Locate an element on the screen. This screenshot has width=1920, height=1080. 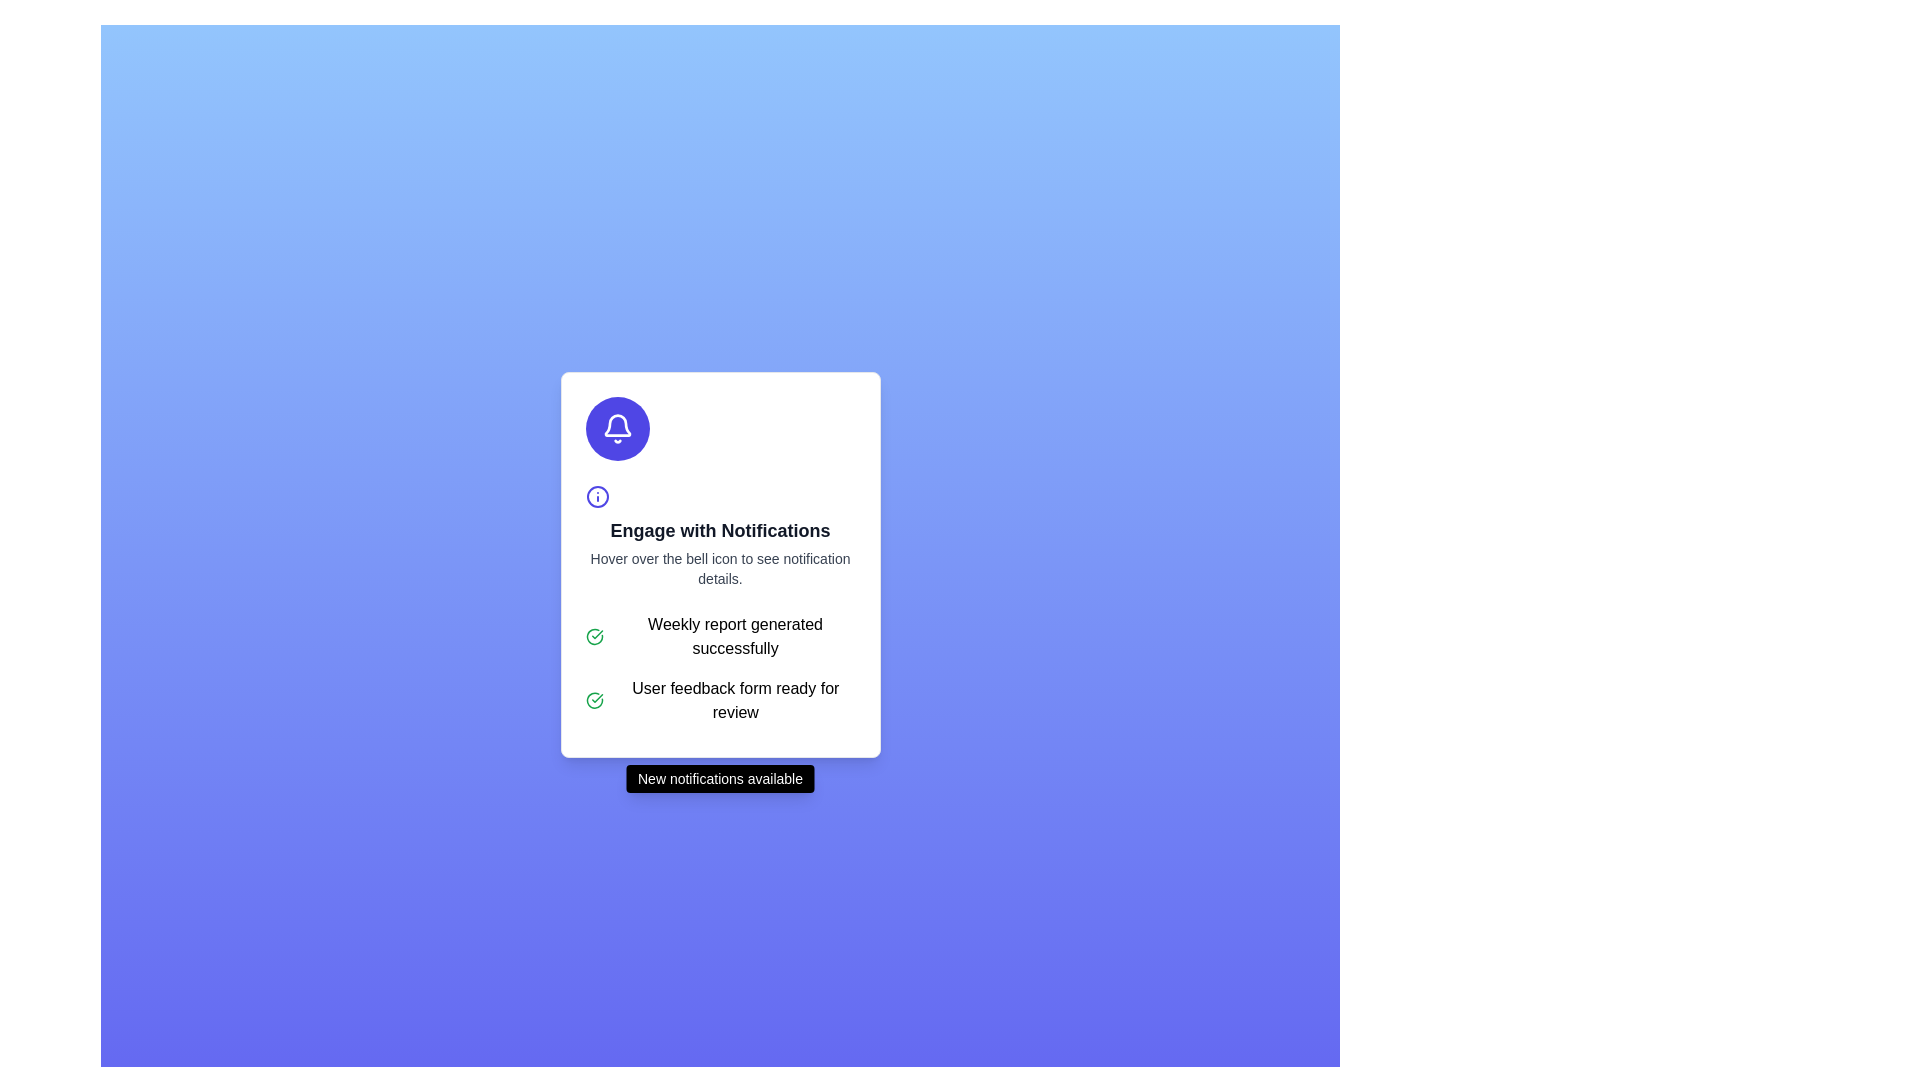
title text of the modal box that summarizes the purpose of the notifications, located below the circular purple bell and blue info icons is located at coordinates (720, 530).